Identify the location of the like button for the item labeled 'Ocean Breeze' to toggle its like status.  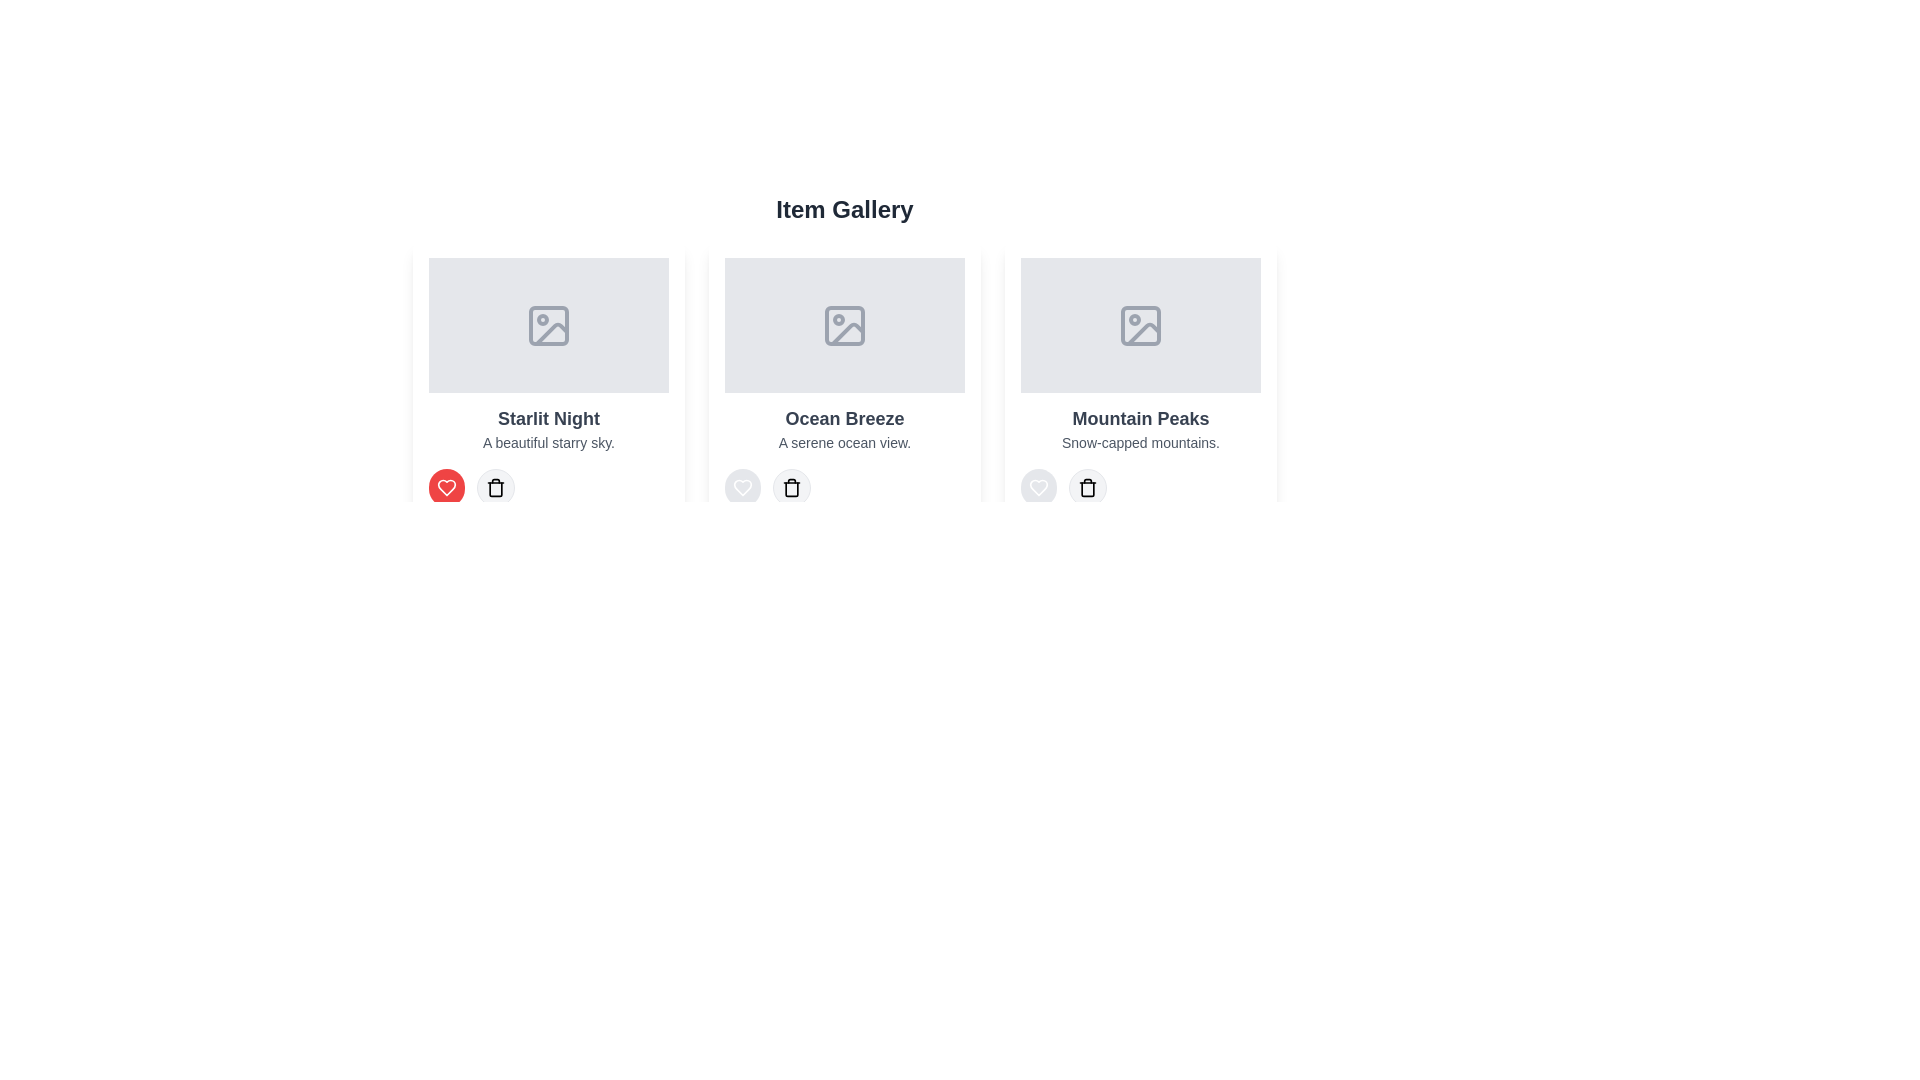
(742, 488).